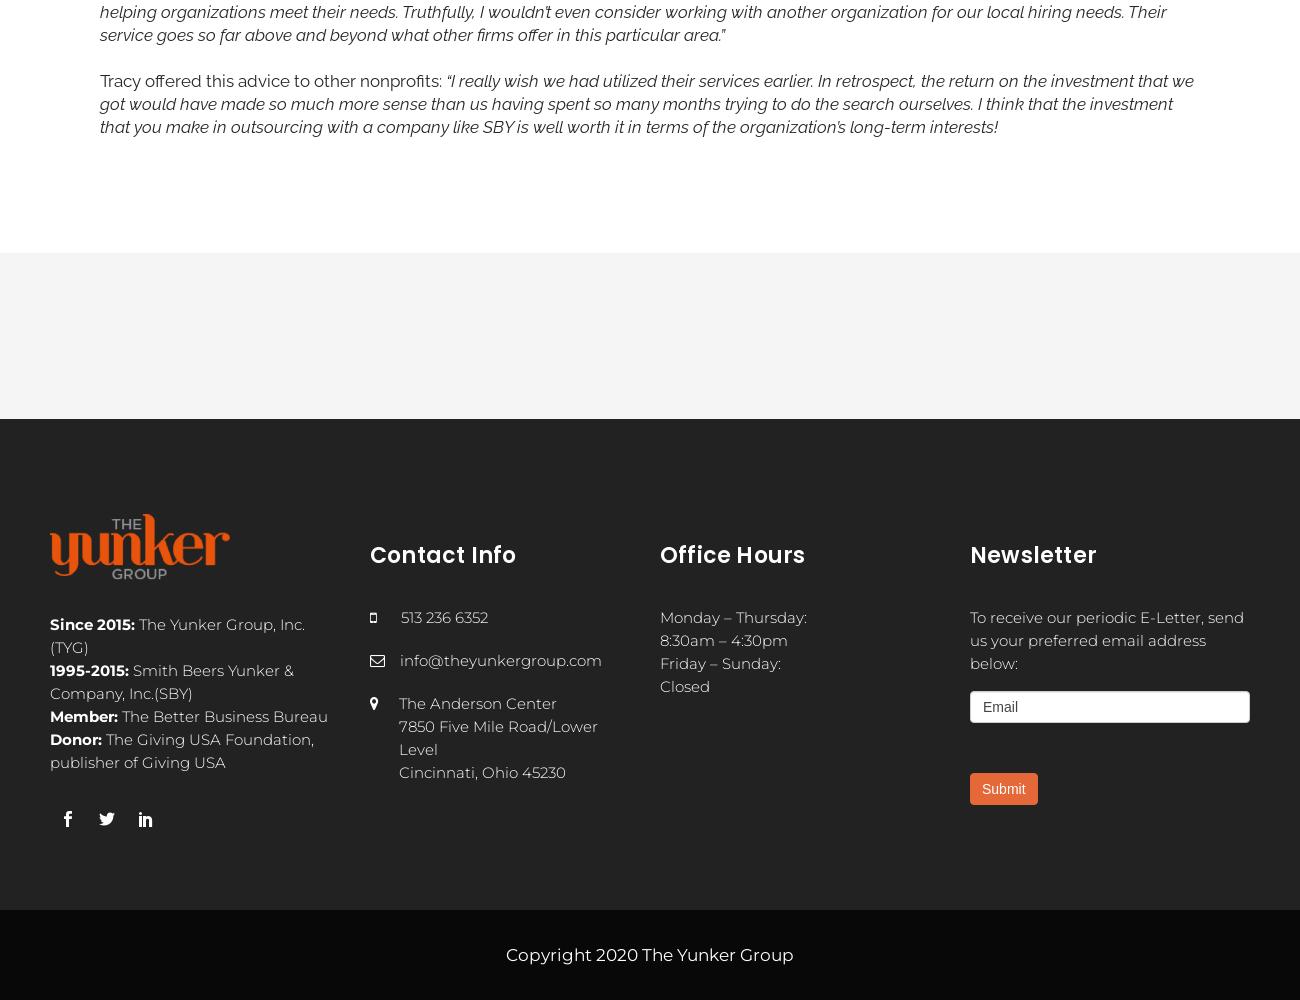 The width and height of the screenshot is (1300, 1000). What do you see at coordinates (659, 615) in the screenshot?
I see `'Monday – Thursday:'` at bounding box center [659, 615].